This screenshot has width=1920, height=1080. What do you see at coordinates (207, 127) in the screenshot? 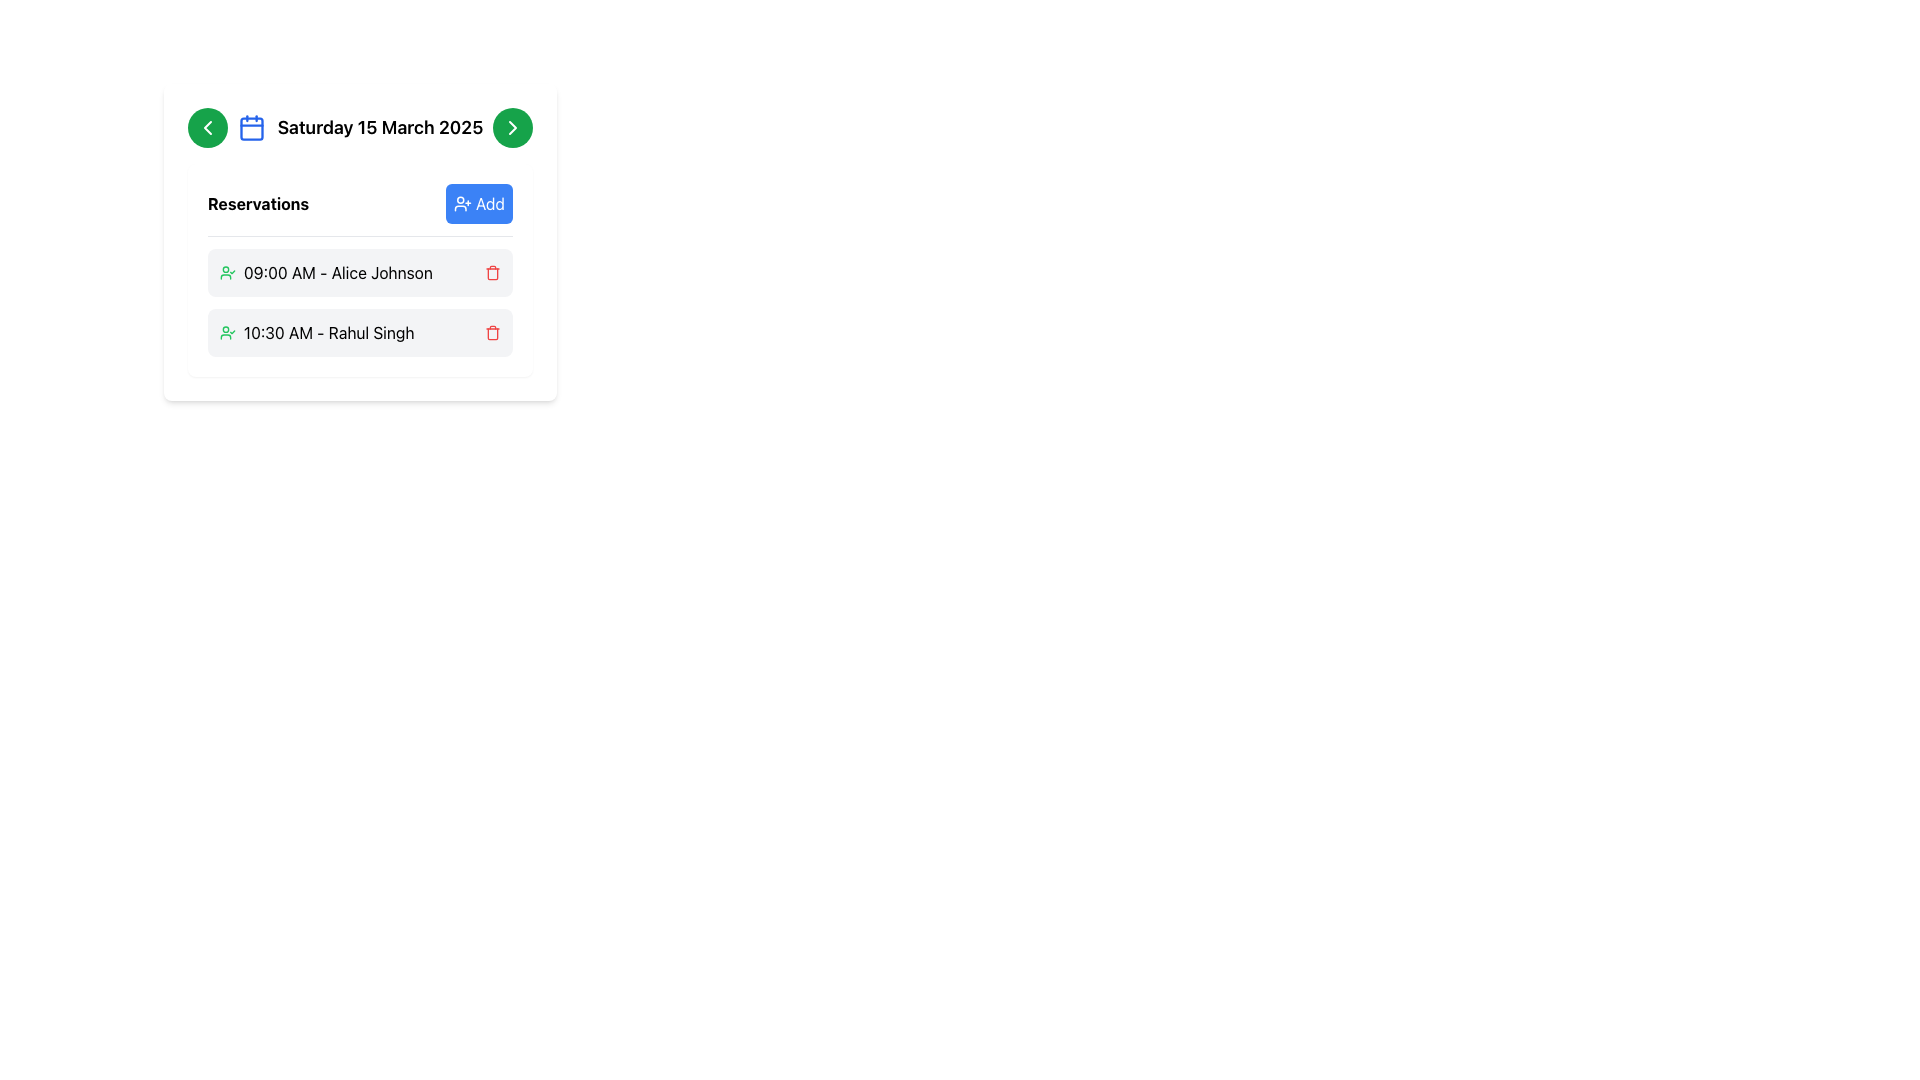
I see `the green circular button located at the top left of the card-like section` at bounding box center [207, 127].